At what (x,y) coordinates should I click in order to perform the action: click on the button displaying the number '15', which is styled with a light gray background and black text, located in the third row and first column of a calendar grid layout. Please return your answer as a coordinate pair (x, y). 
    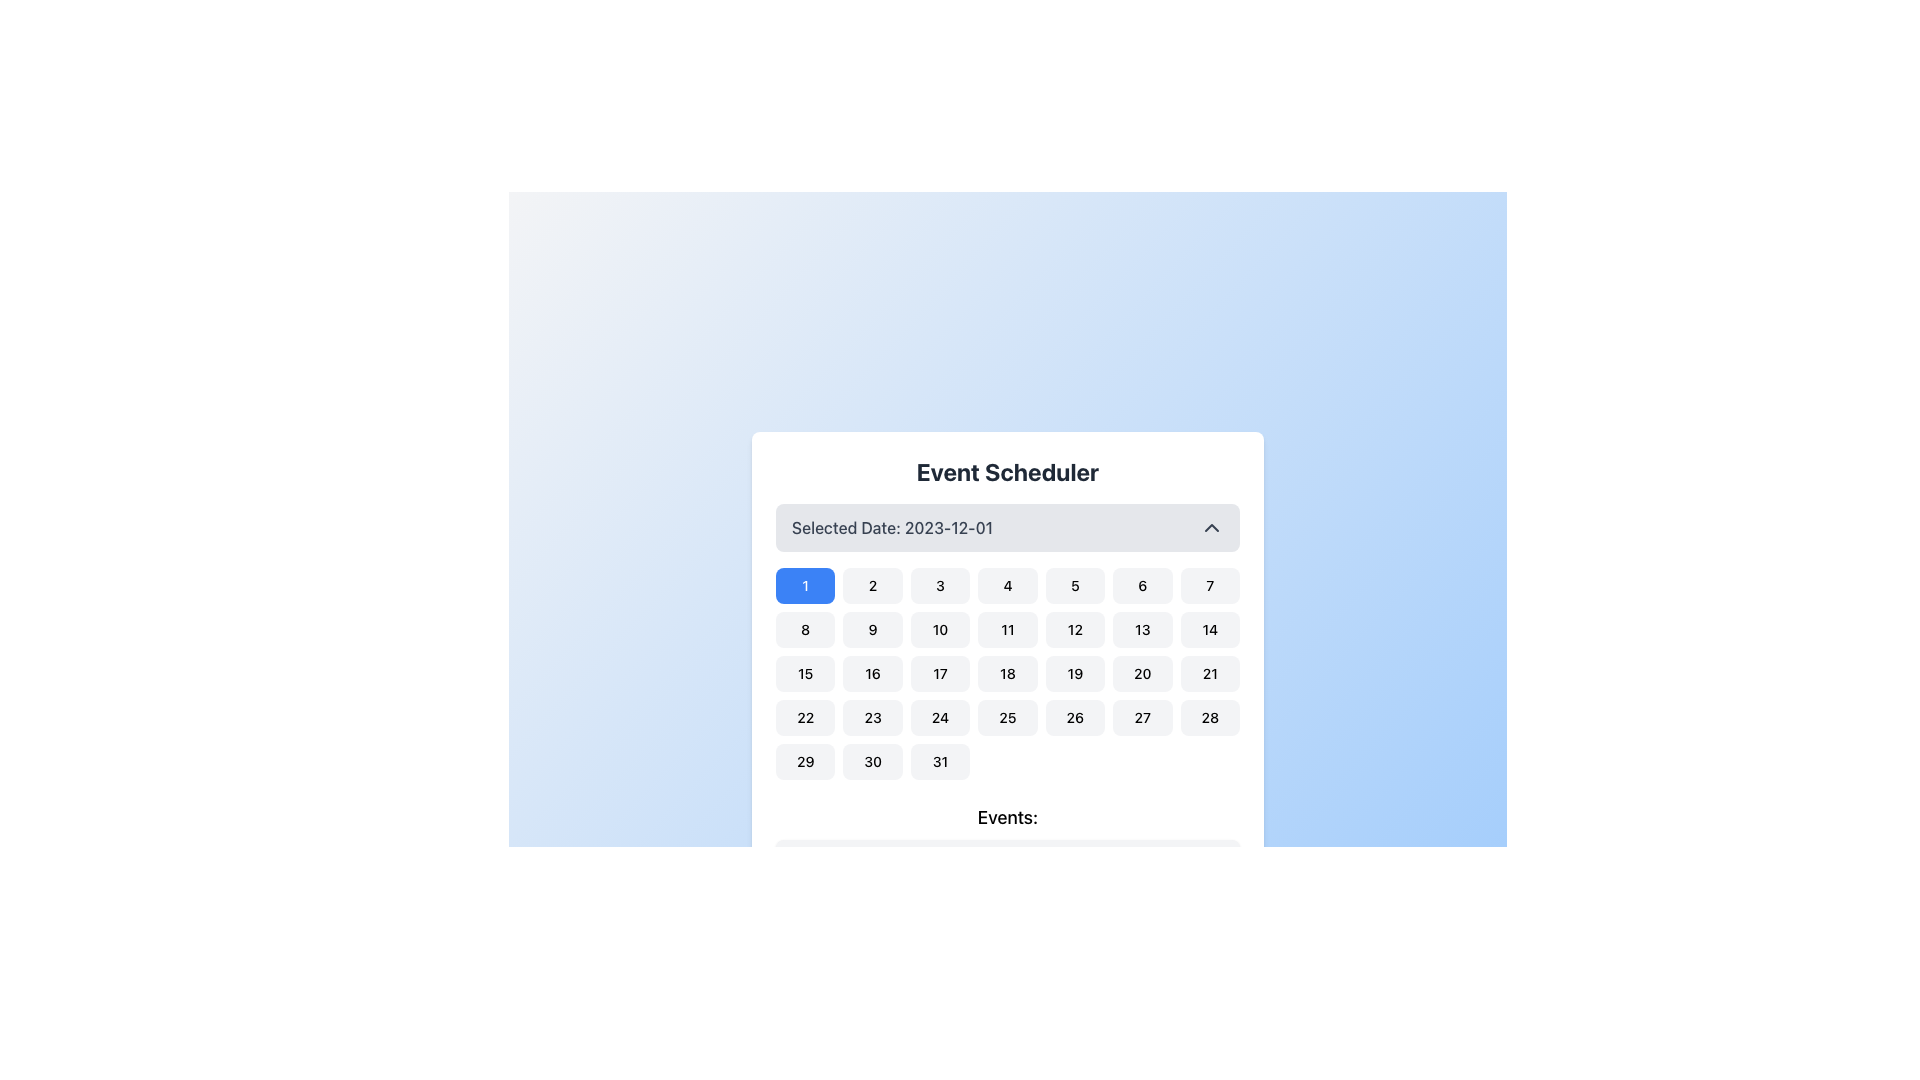
    Looking at the image, I should click on (805, 674).